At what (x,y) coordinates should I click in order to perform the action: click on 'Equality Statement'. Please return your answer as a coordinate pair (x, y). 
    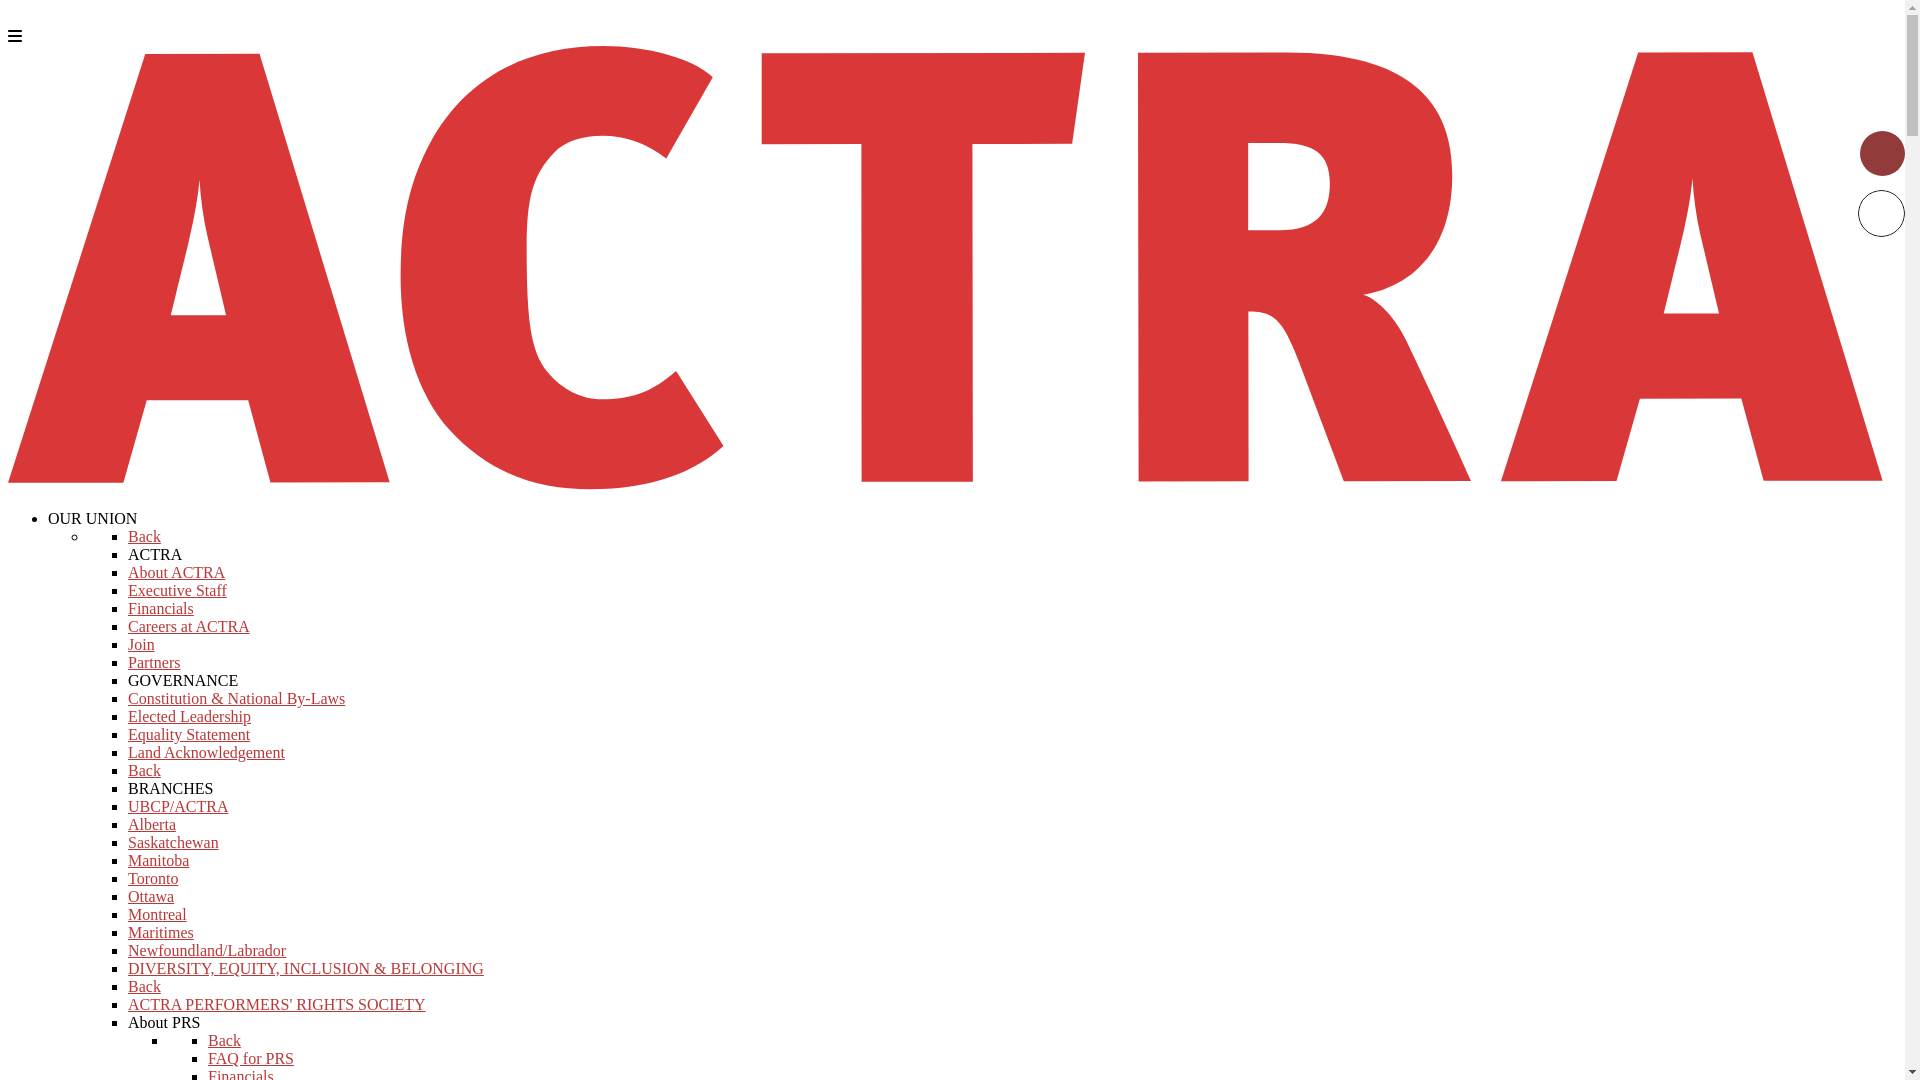
    Looking at the image, I should click on (188, 734).